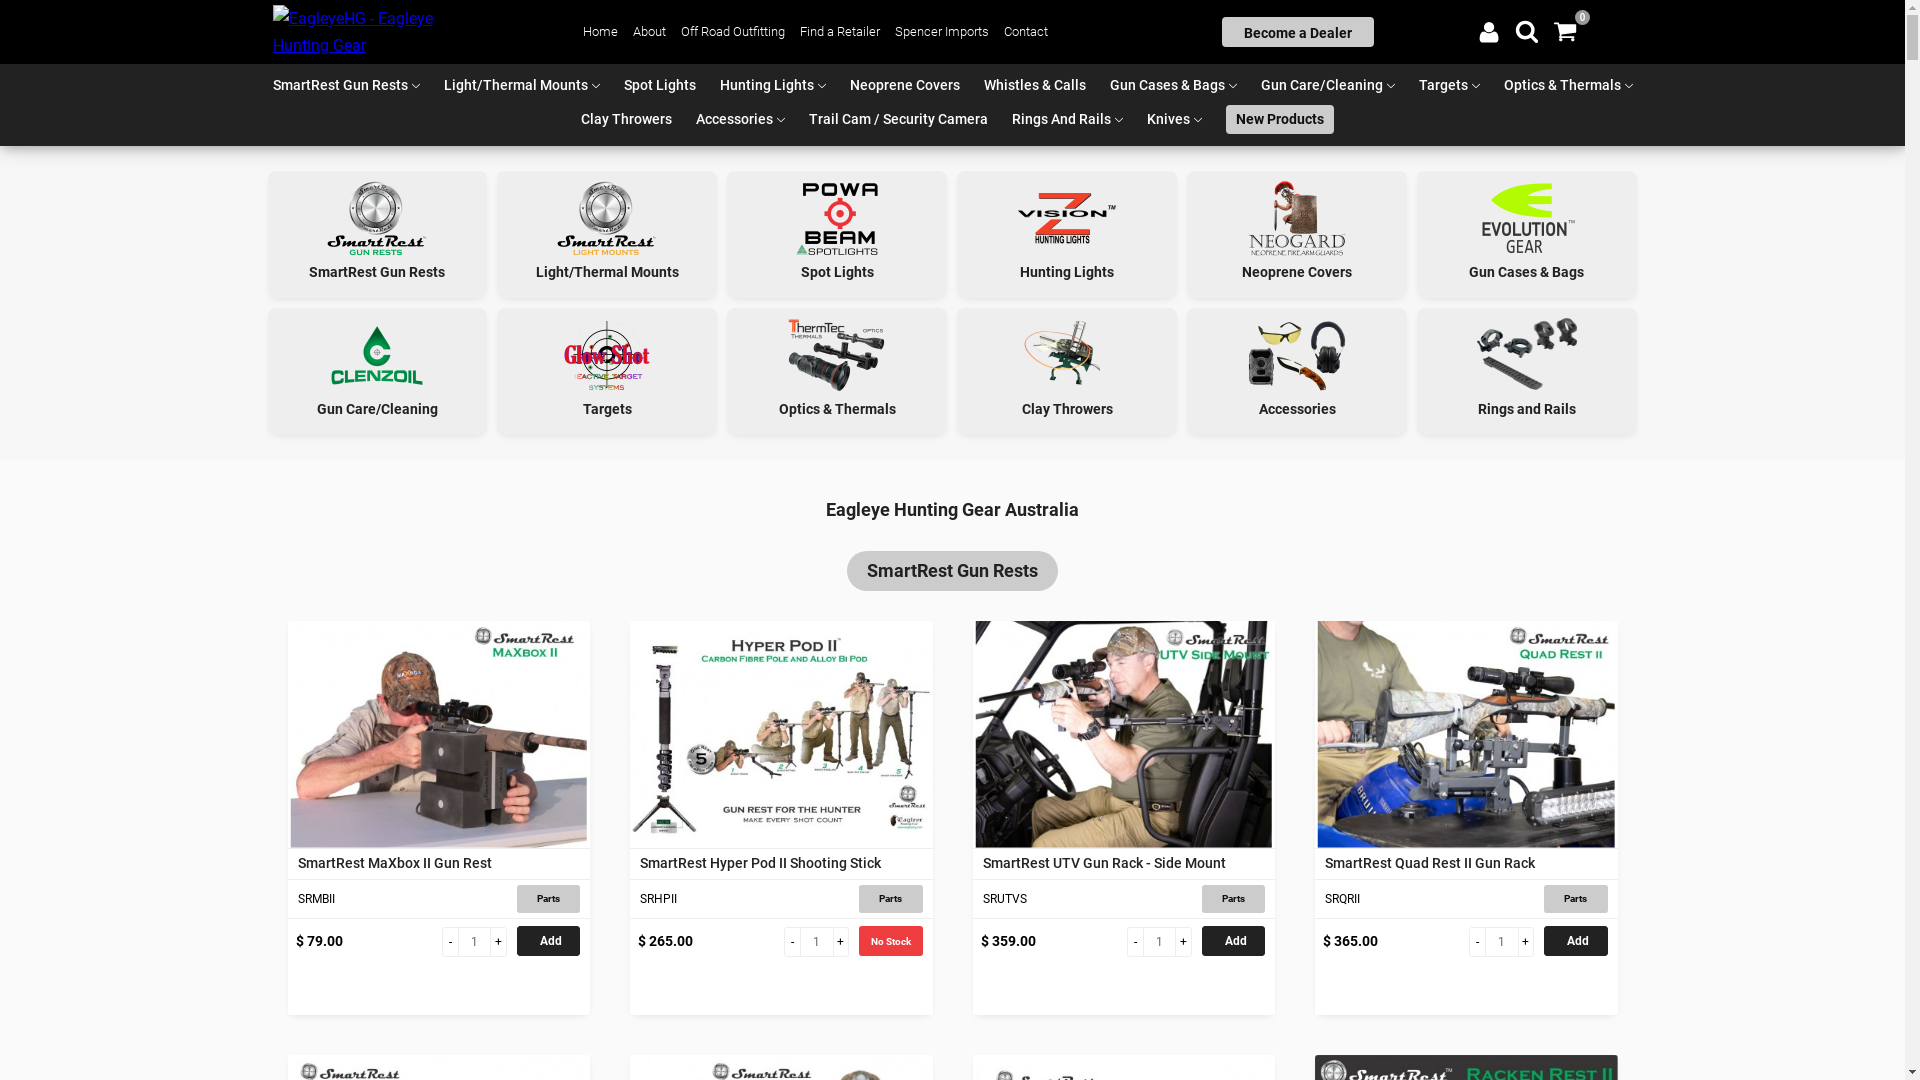  Describe the element at coordinates (904, 84) in the screenshot. I see `'Neoprene Covers'` at that location.